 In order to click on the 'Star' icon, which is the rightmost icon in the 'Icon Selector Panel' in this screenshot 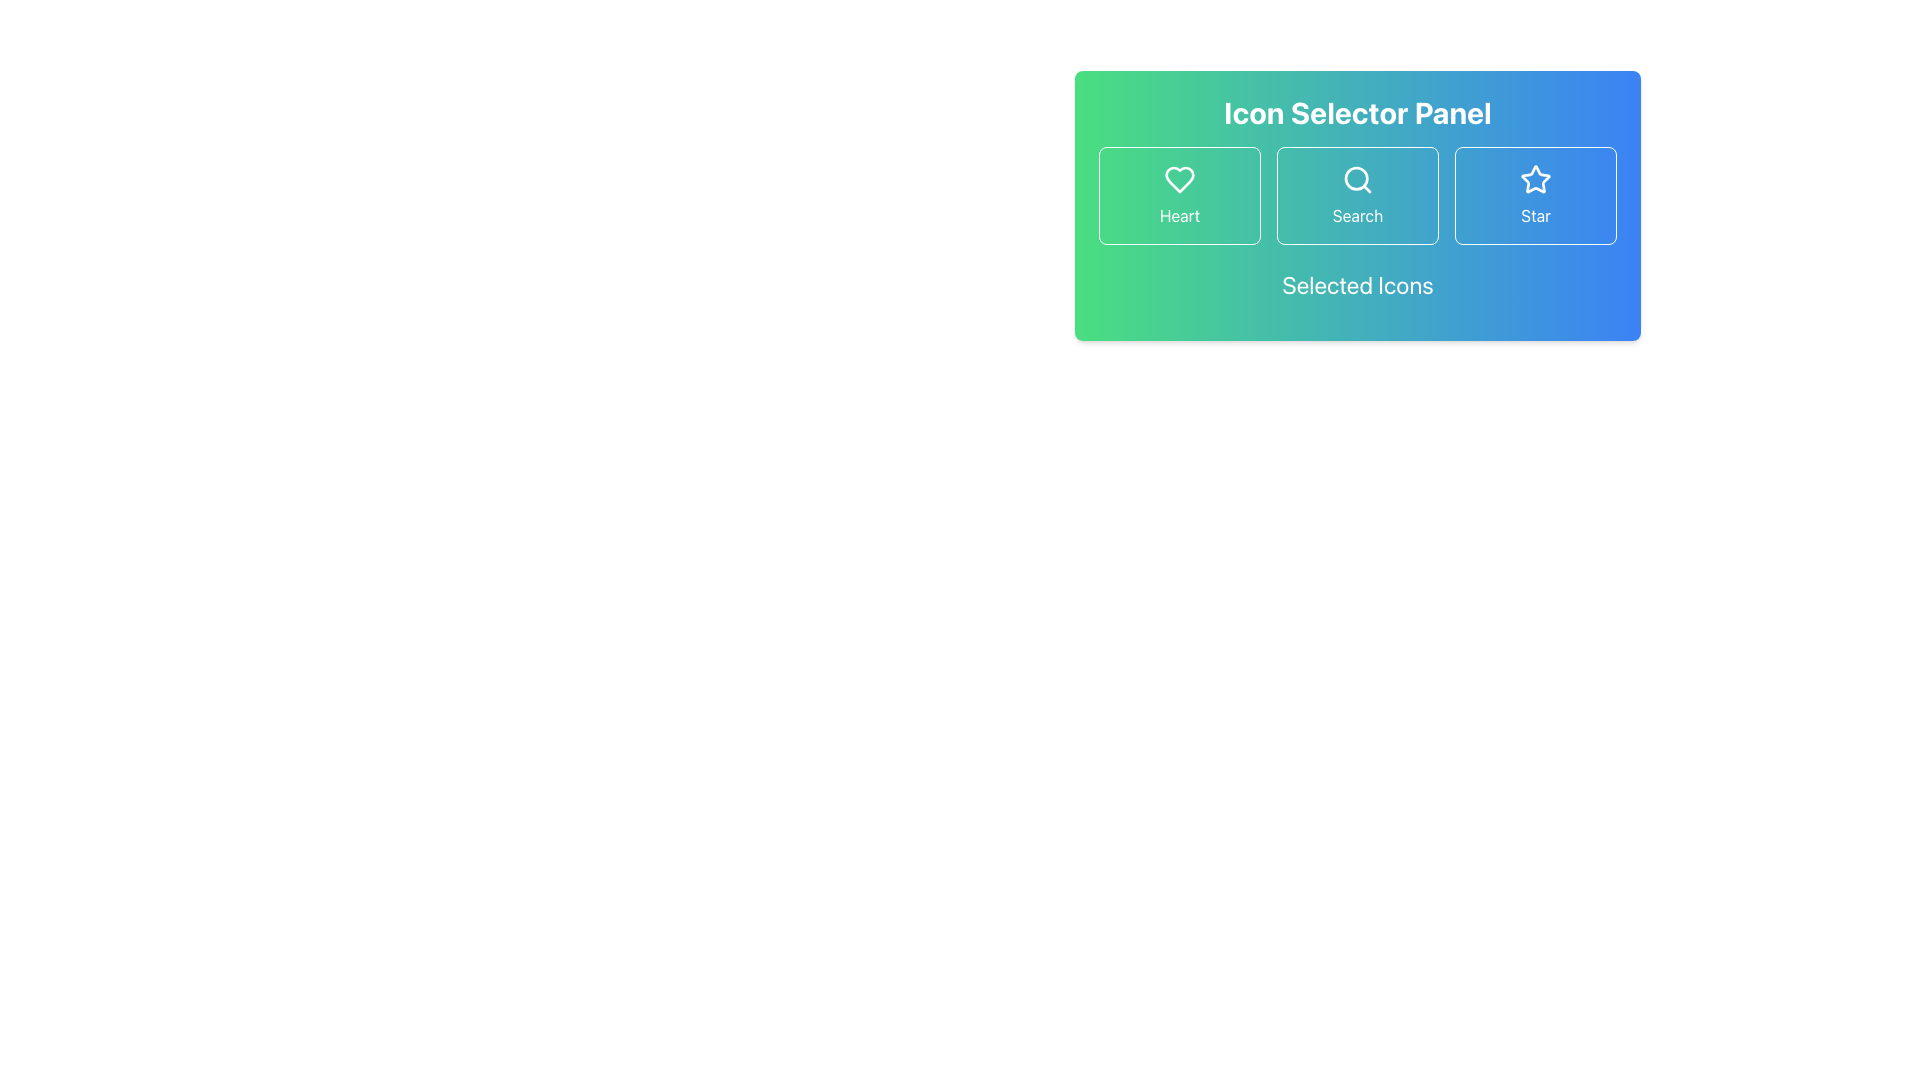, I will do `click(1535, 178)`.